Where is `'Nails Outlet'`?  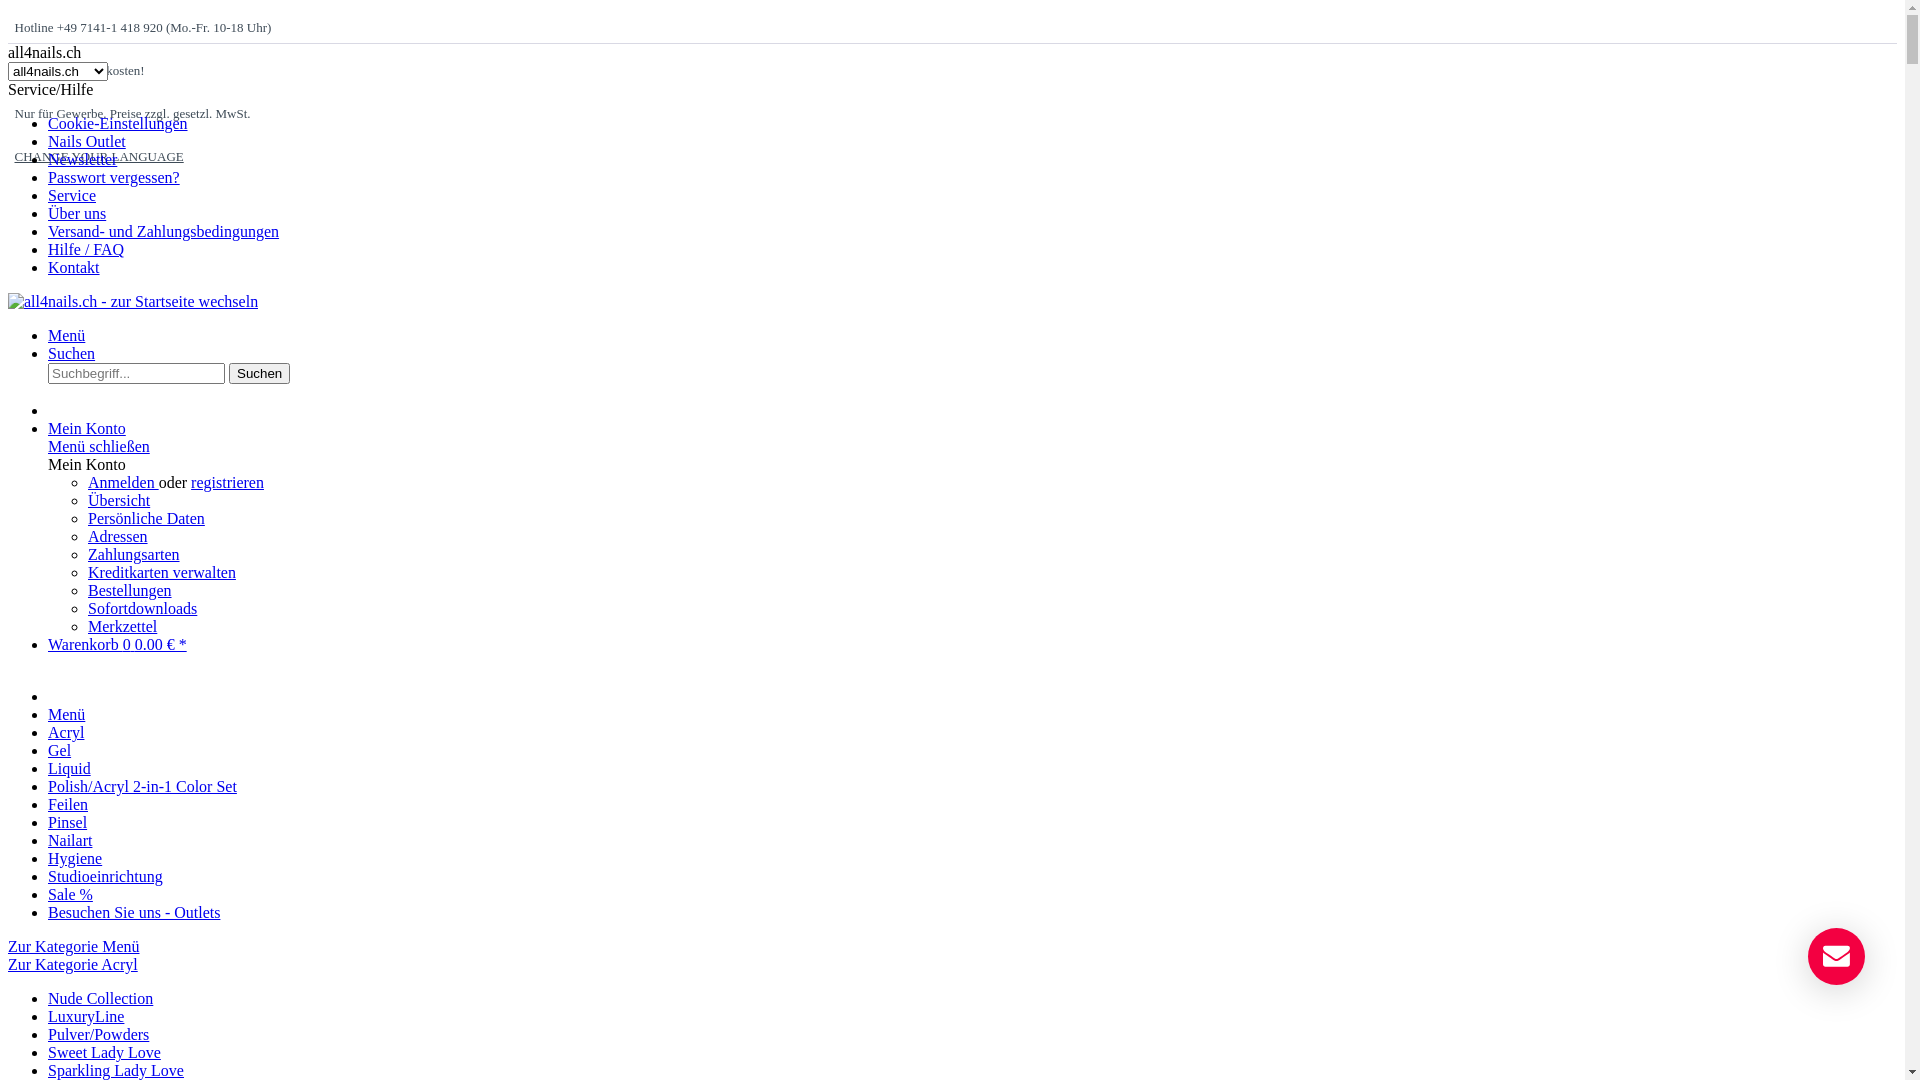 'Nails Outlet' is located at coordinates (85, 140).